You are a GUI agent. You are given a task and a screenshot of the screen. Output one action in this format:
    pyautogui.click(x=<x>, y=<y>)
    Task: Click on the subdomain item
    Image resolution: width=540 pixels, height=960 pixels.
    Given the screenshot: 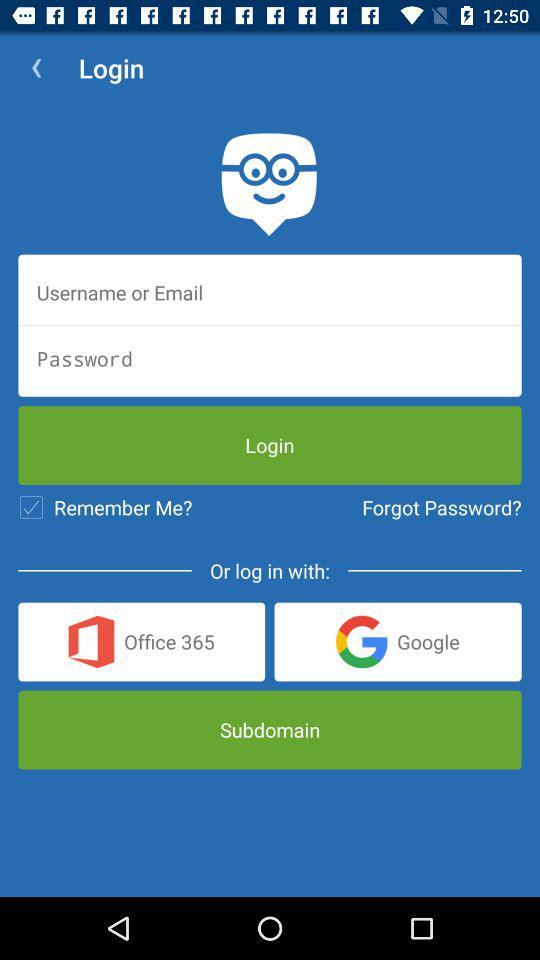 What is the action you would take?
    pyautogui.click(x=270, y=729)
    